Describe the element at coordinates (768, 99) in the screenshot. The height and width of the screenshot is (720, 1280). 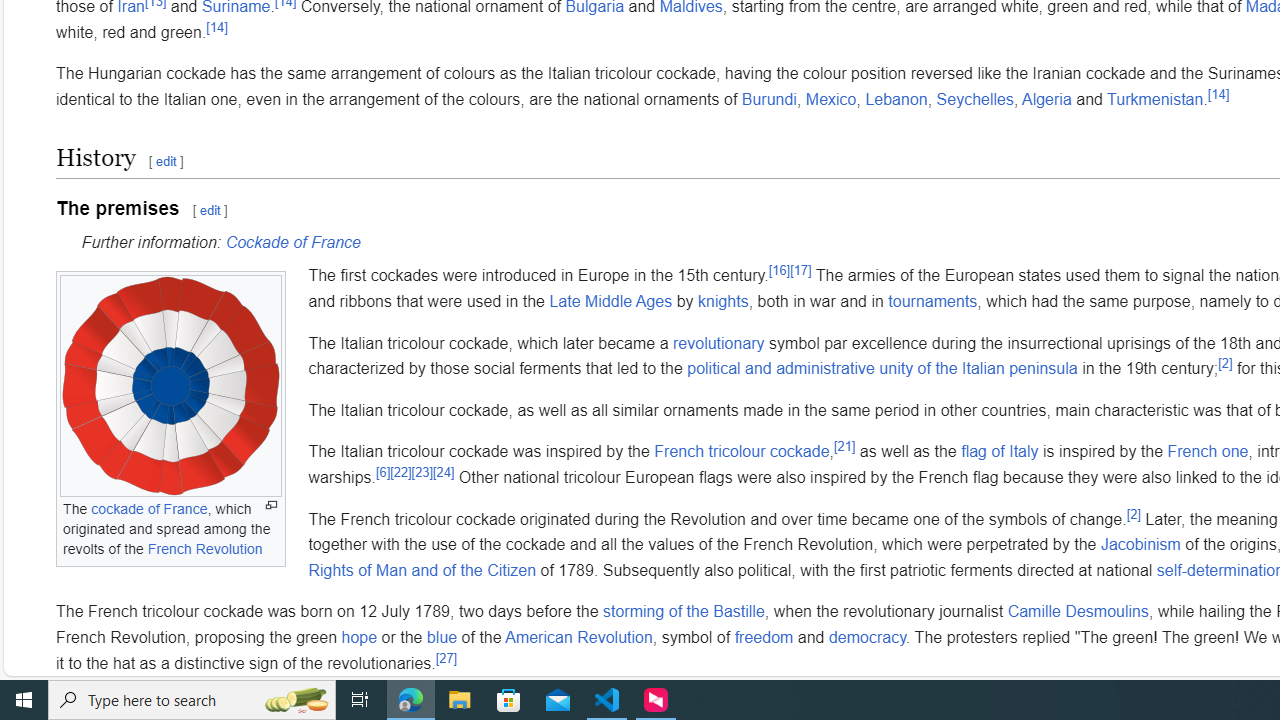
I see `'Burundi'` at that location.